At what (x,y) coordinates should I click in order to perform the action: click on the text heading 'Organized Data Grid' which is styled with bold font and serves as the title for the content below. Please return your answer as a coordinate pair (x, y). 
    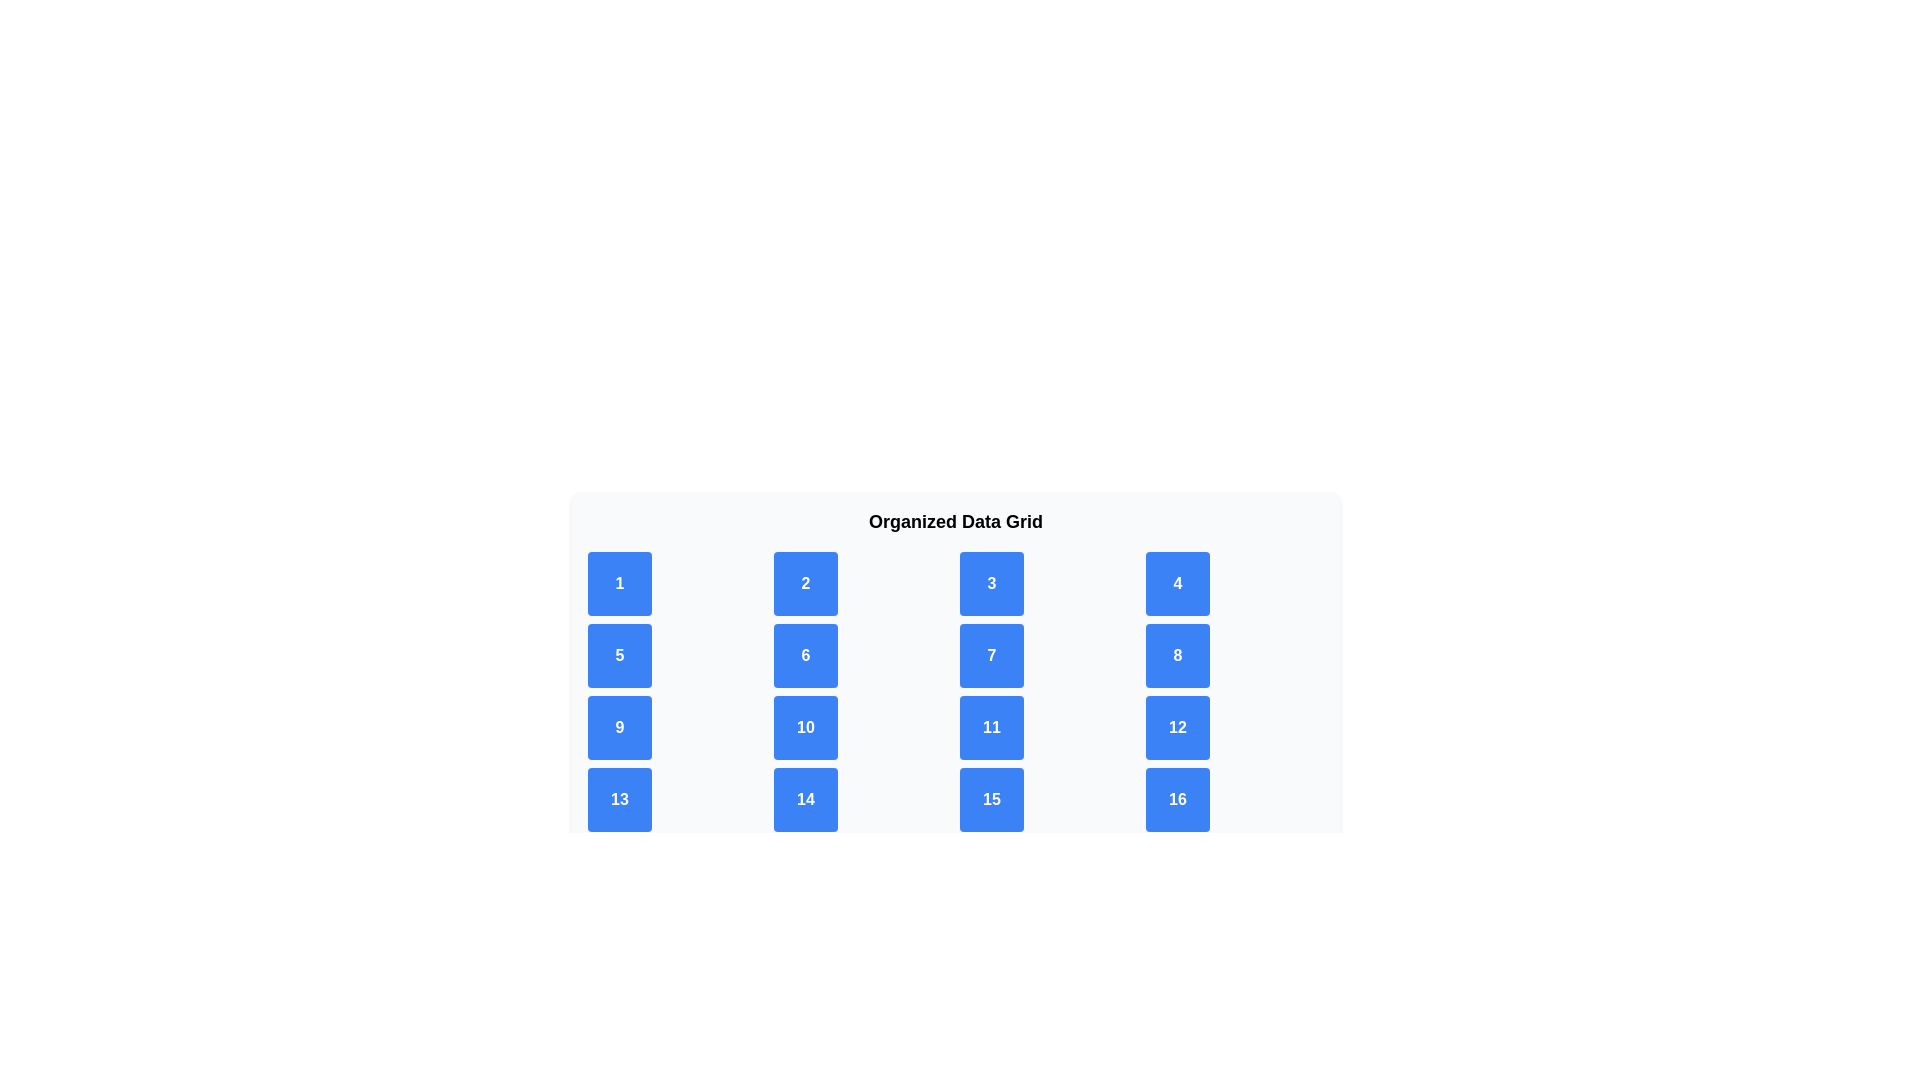
    Looking at the image, I should click on (954, 520).